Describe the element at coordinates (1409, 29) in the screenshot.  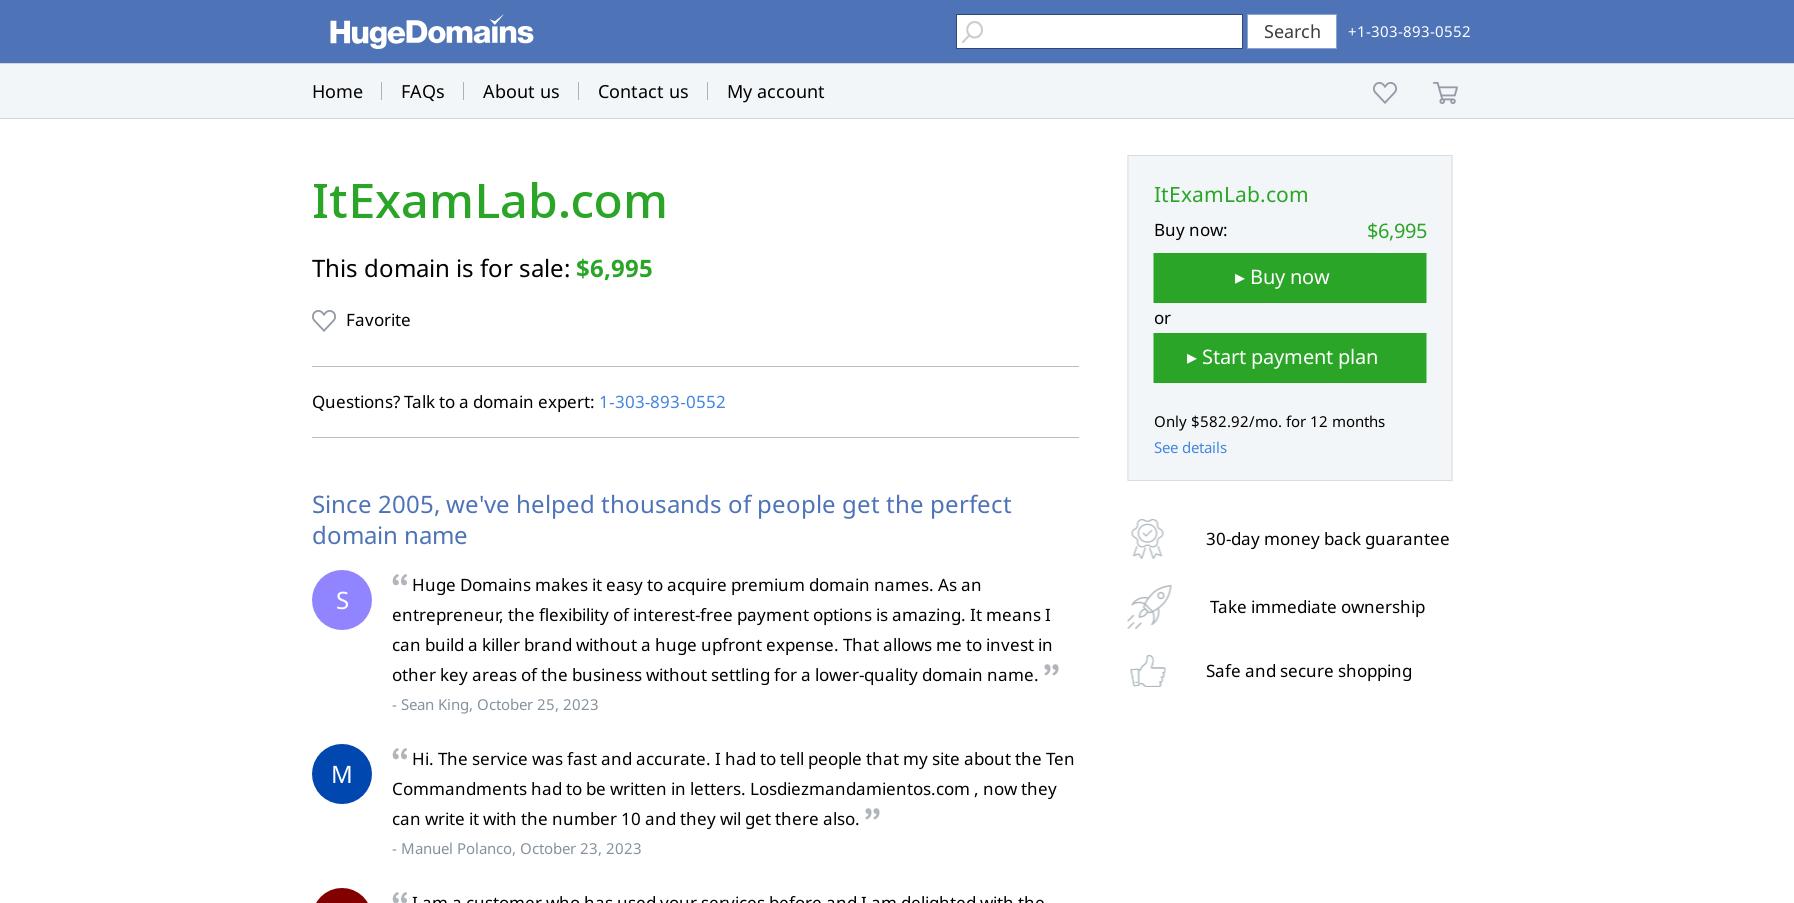
I see `'+1-303-893-0552'` at that location.